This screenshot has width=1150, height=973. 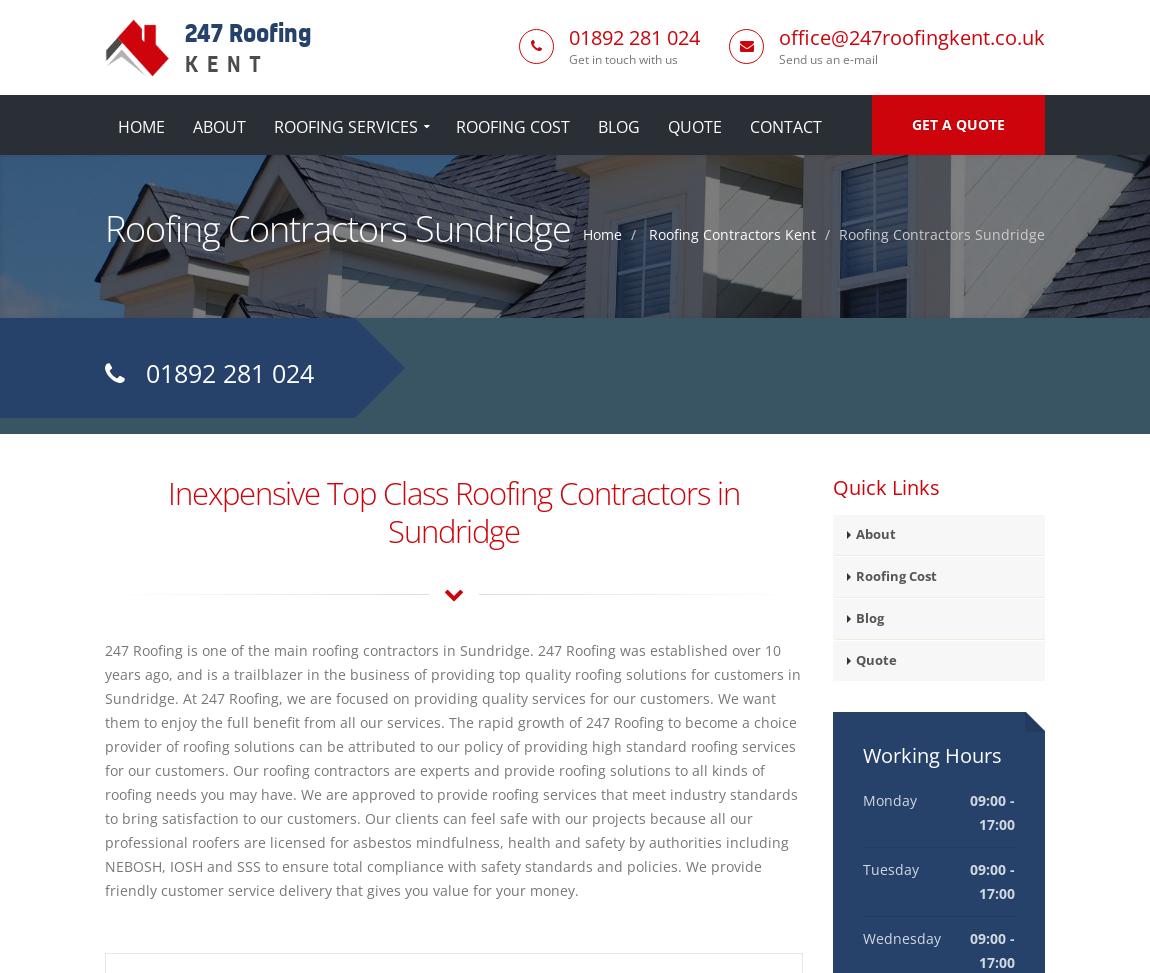 I want to click on 'Working Hours', so click(x=931, y=755).